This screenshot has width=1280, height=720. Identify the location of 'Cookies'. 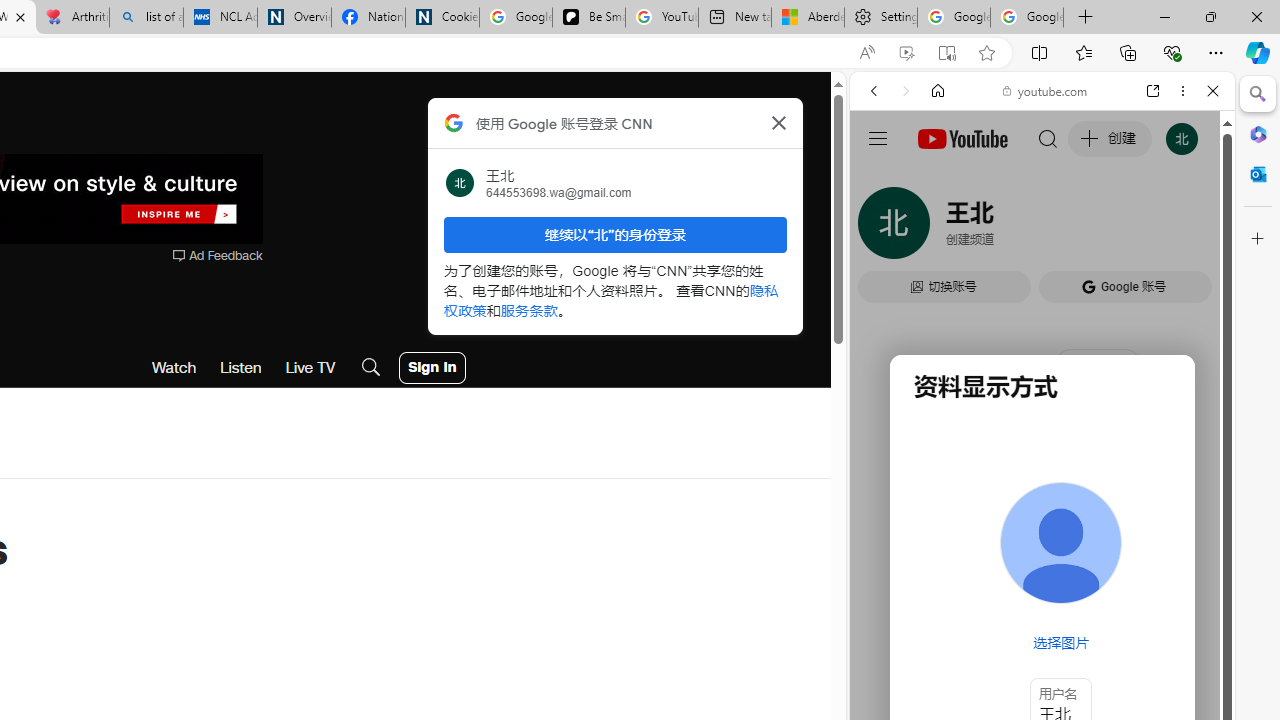
(441, 17).